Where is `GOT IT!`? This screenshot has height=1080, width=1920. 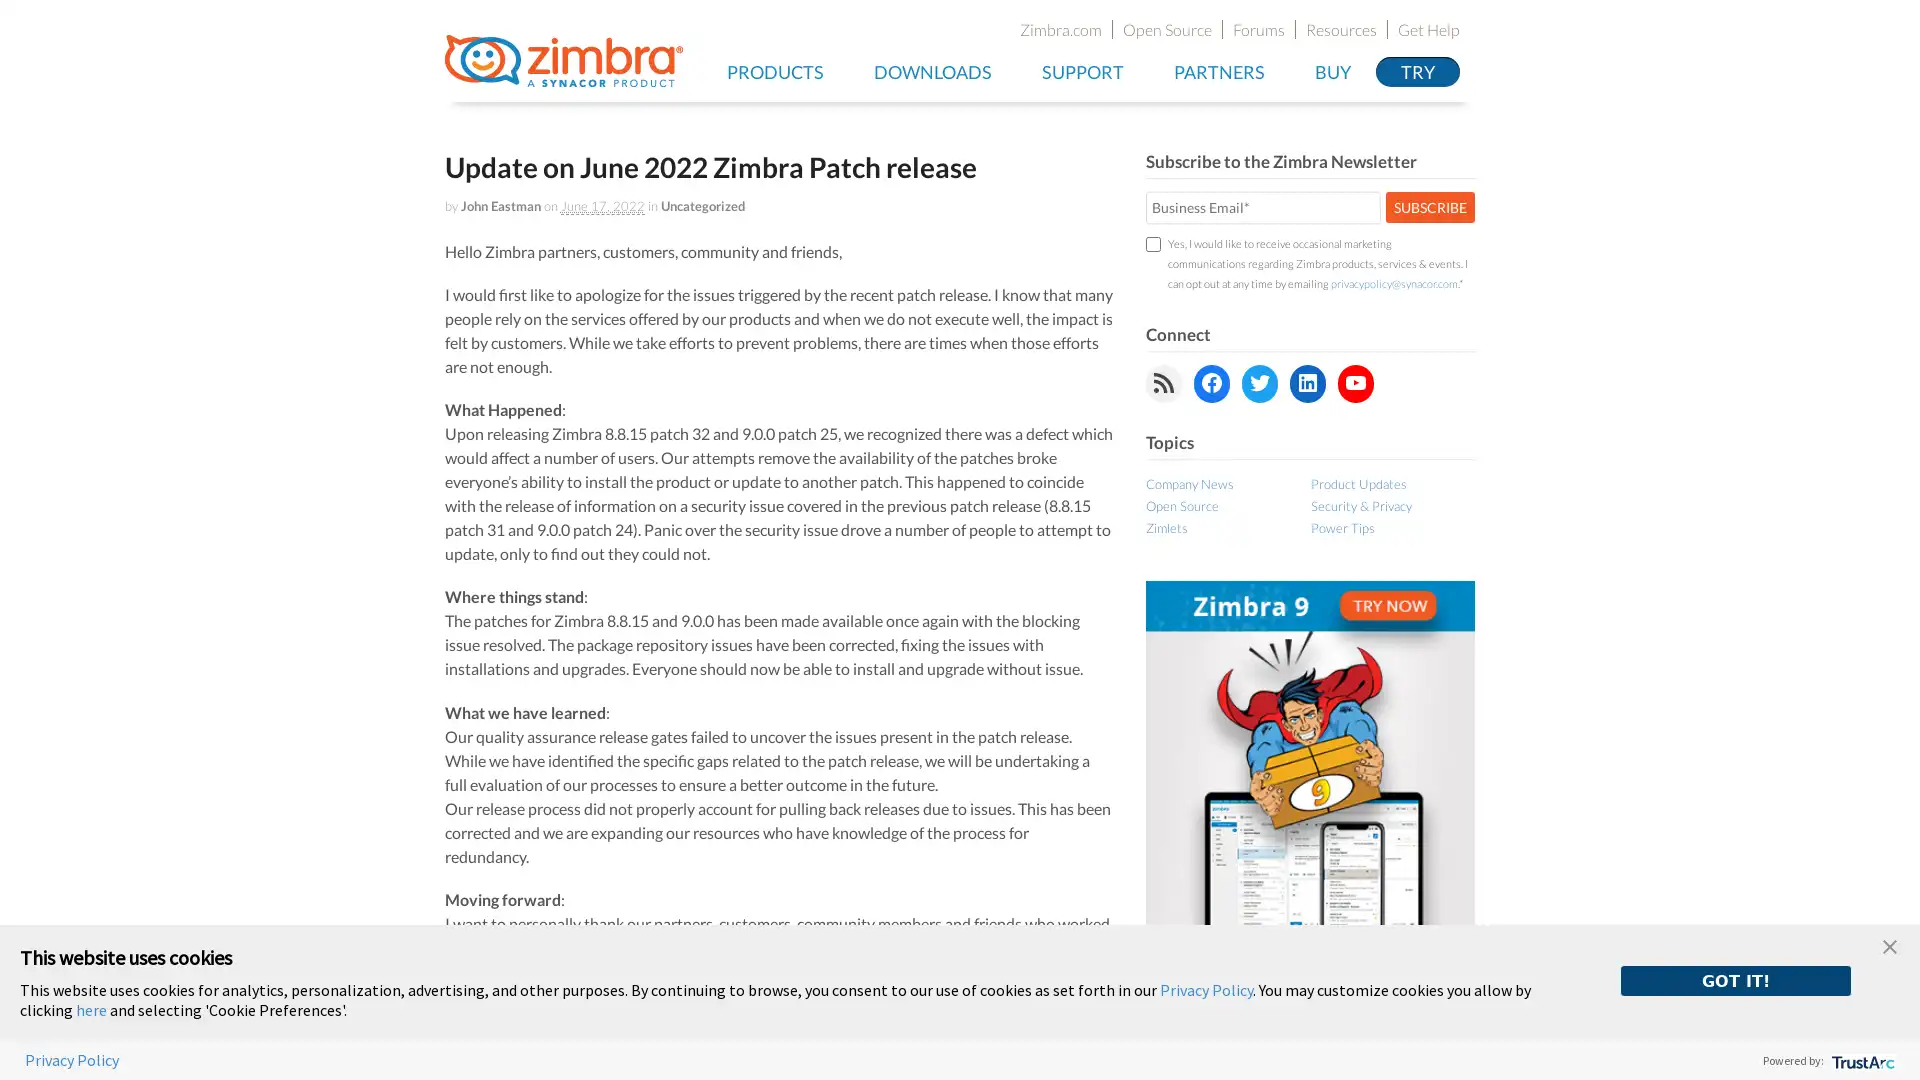
GOT IT! is located at coordinates (1735, 979).